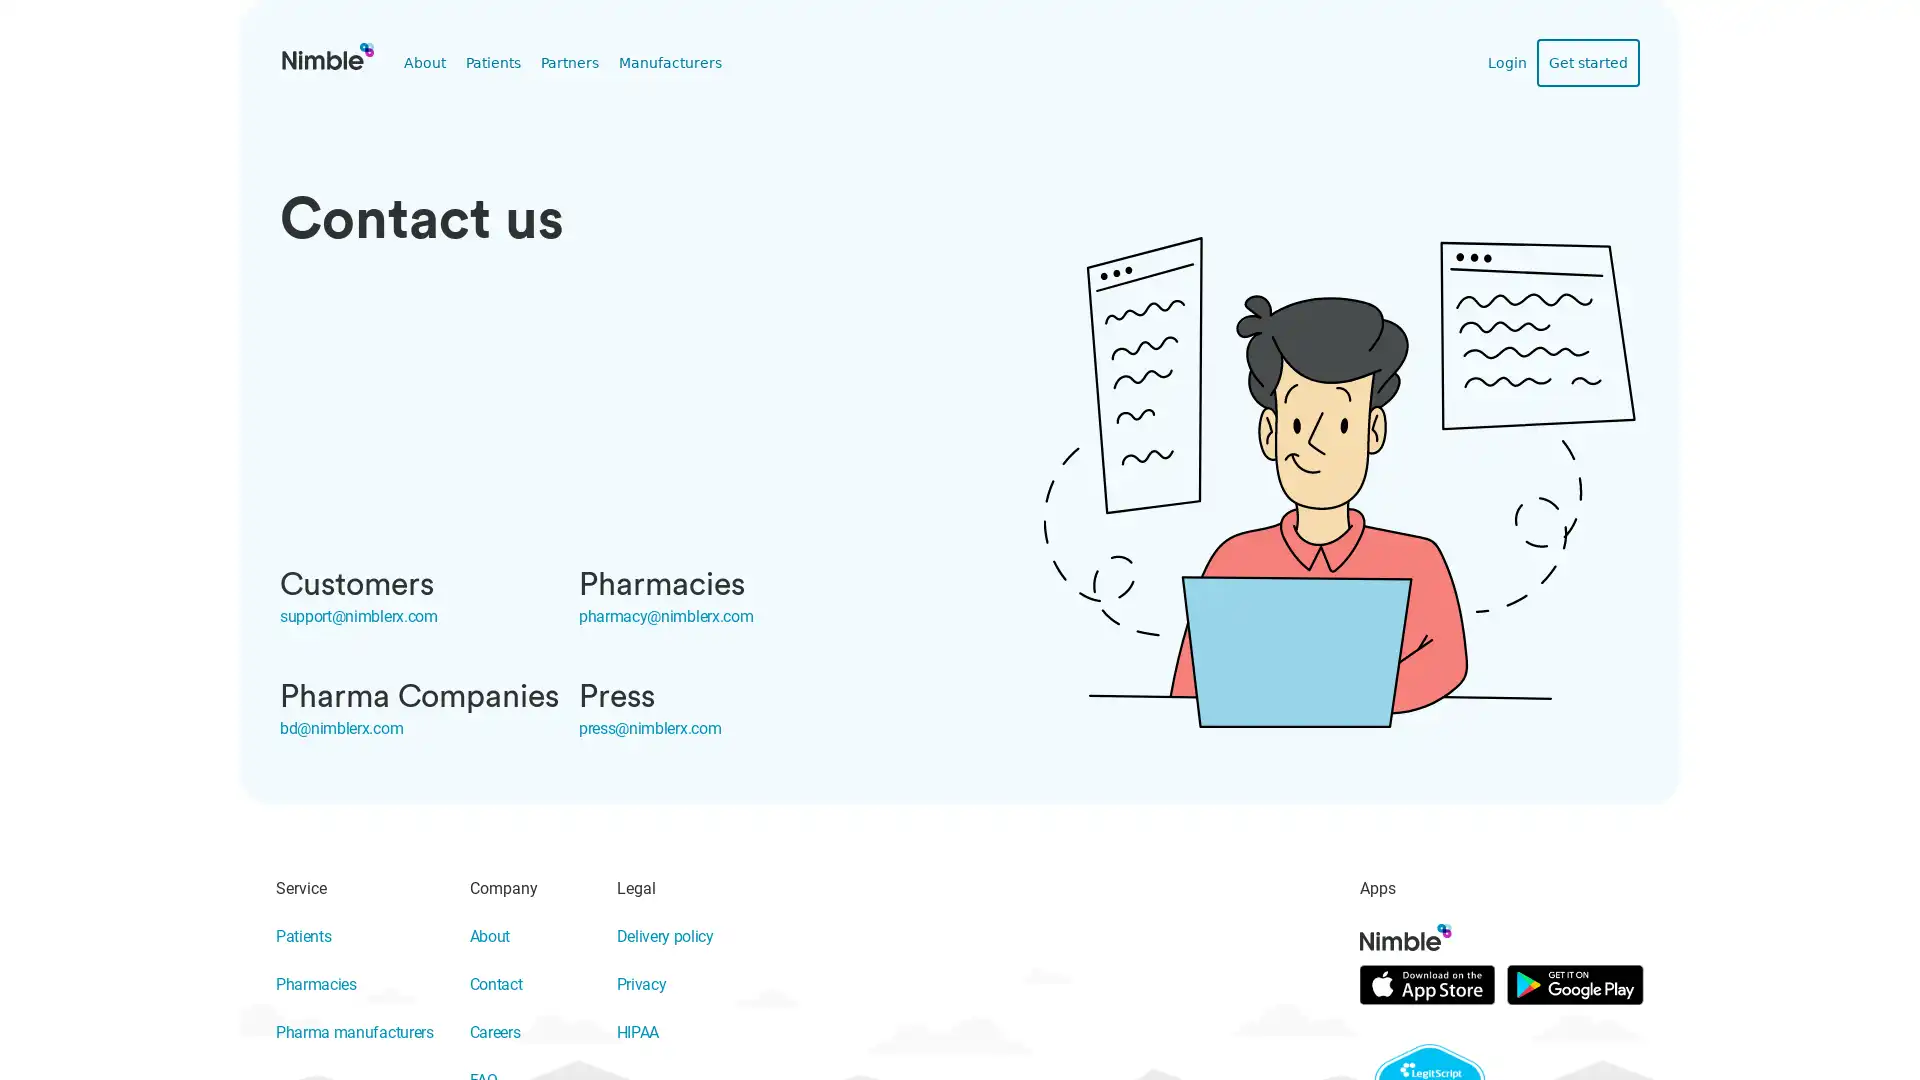 Image resolution: width=1920 pixels, height=1080 pixels. What do you see at coordinates (422, 60) in the screenshot?
I see `About` at bounding box center [422, 60].